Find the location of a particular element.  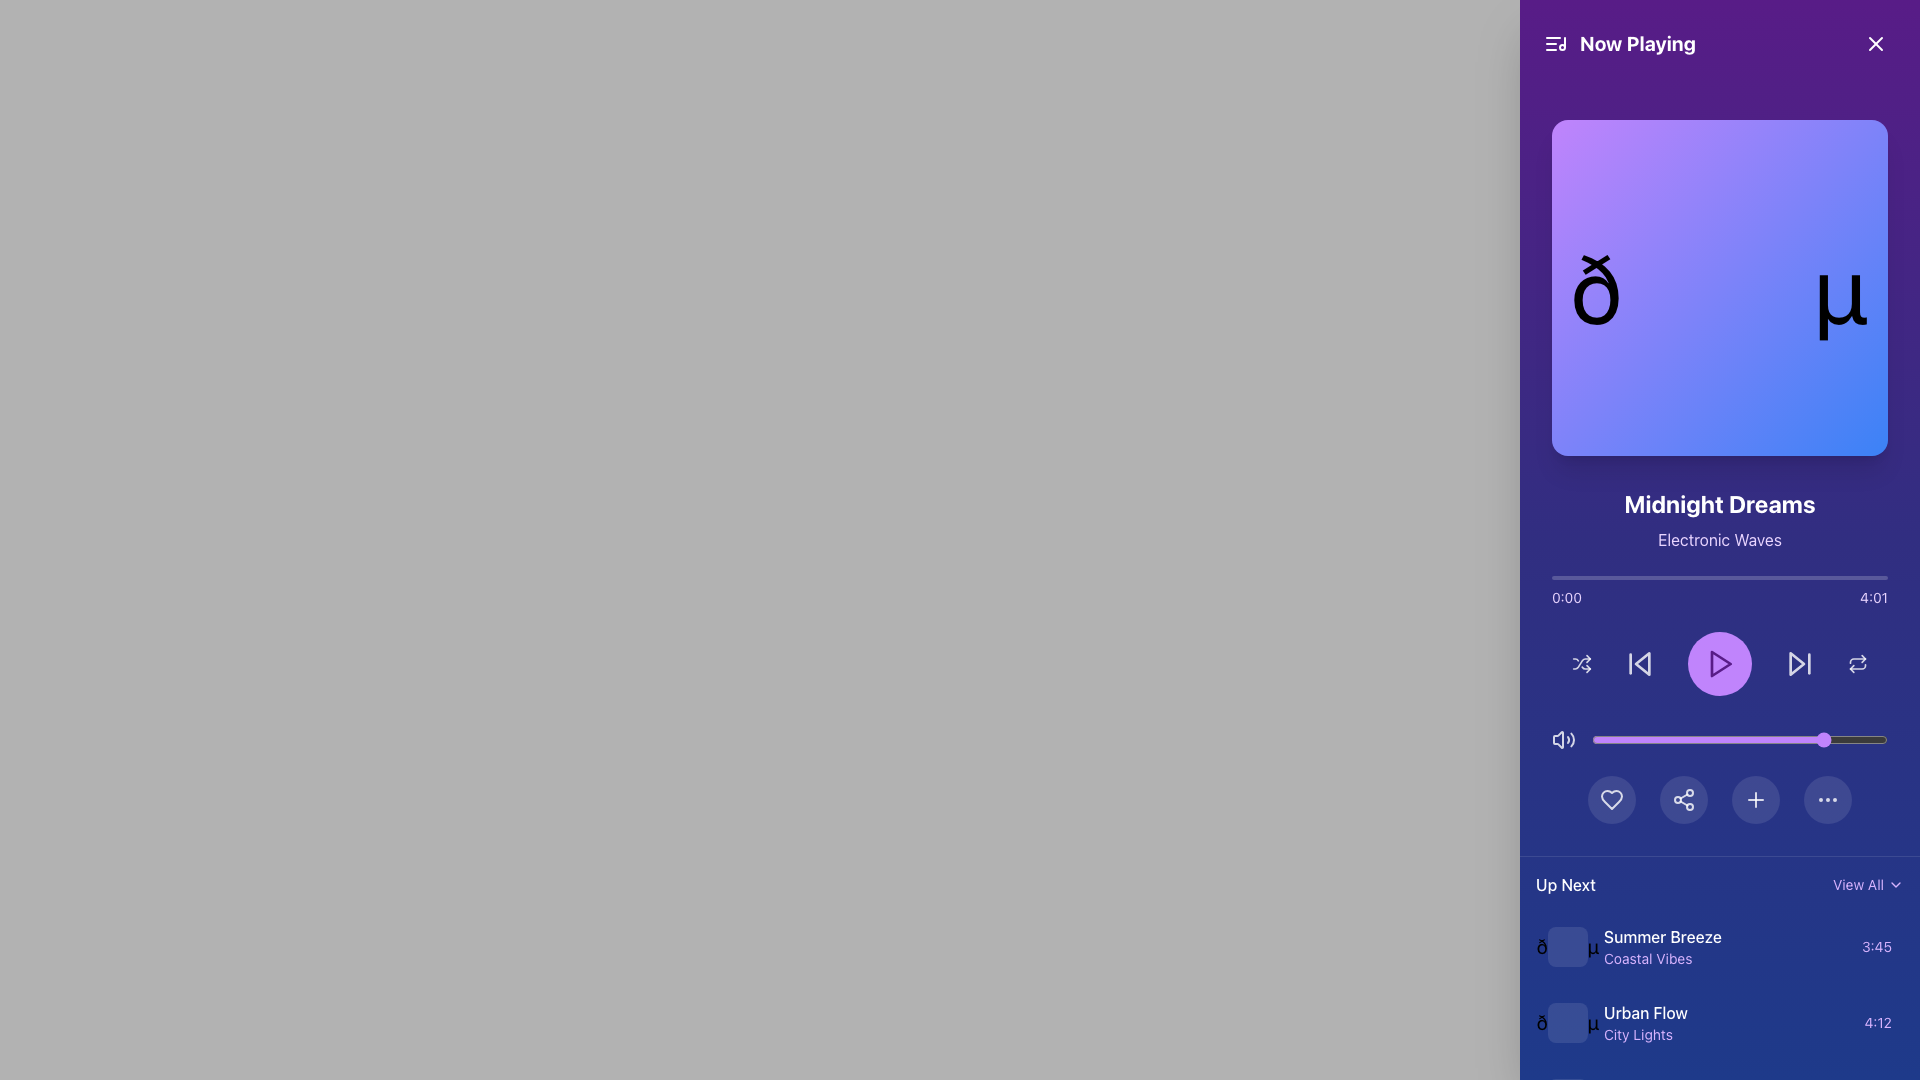

the circular button with a white heart icon is located at coordinates (1612, 798).